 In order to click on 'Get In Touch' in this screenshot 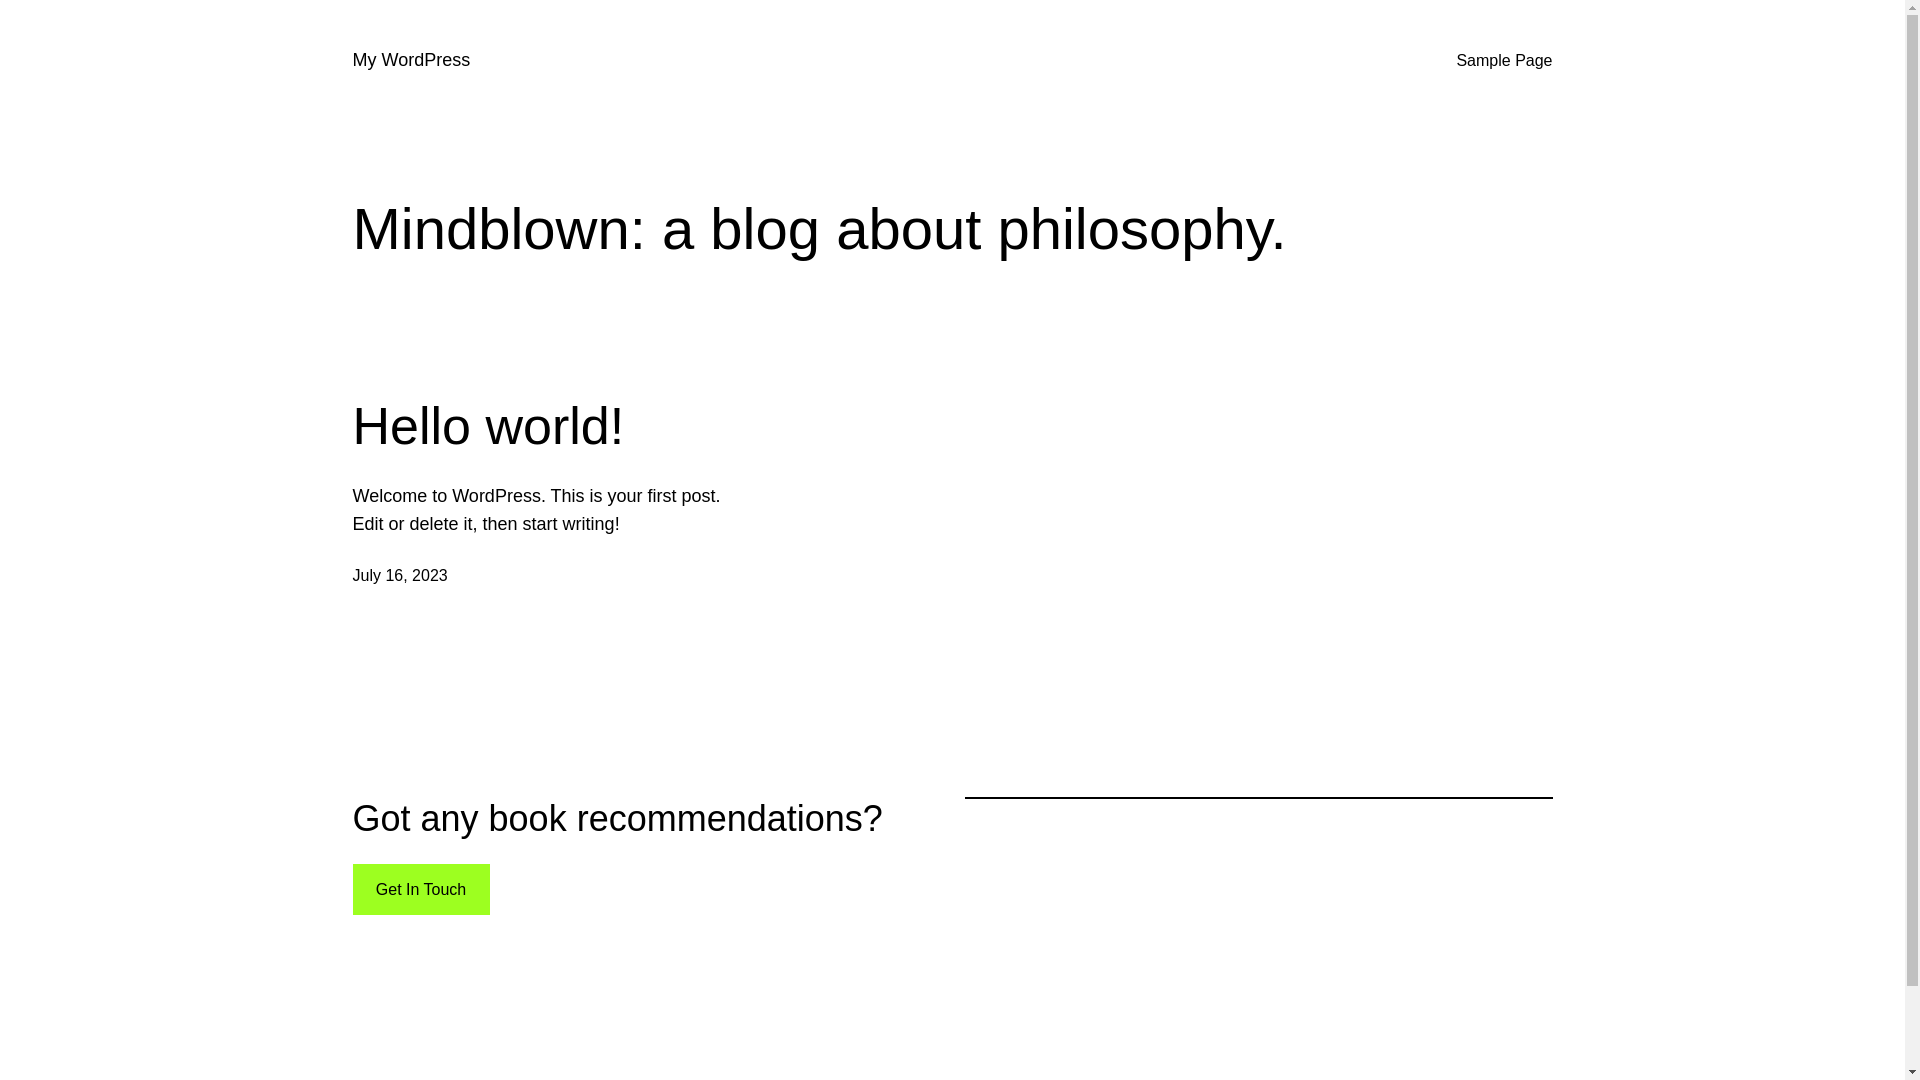, I will do `click(419, 888)`.